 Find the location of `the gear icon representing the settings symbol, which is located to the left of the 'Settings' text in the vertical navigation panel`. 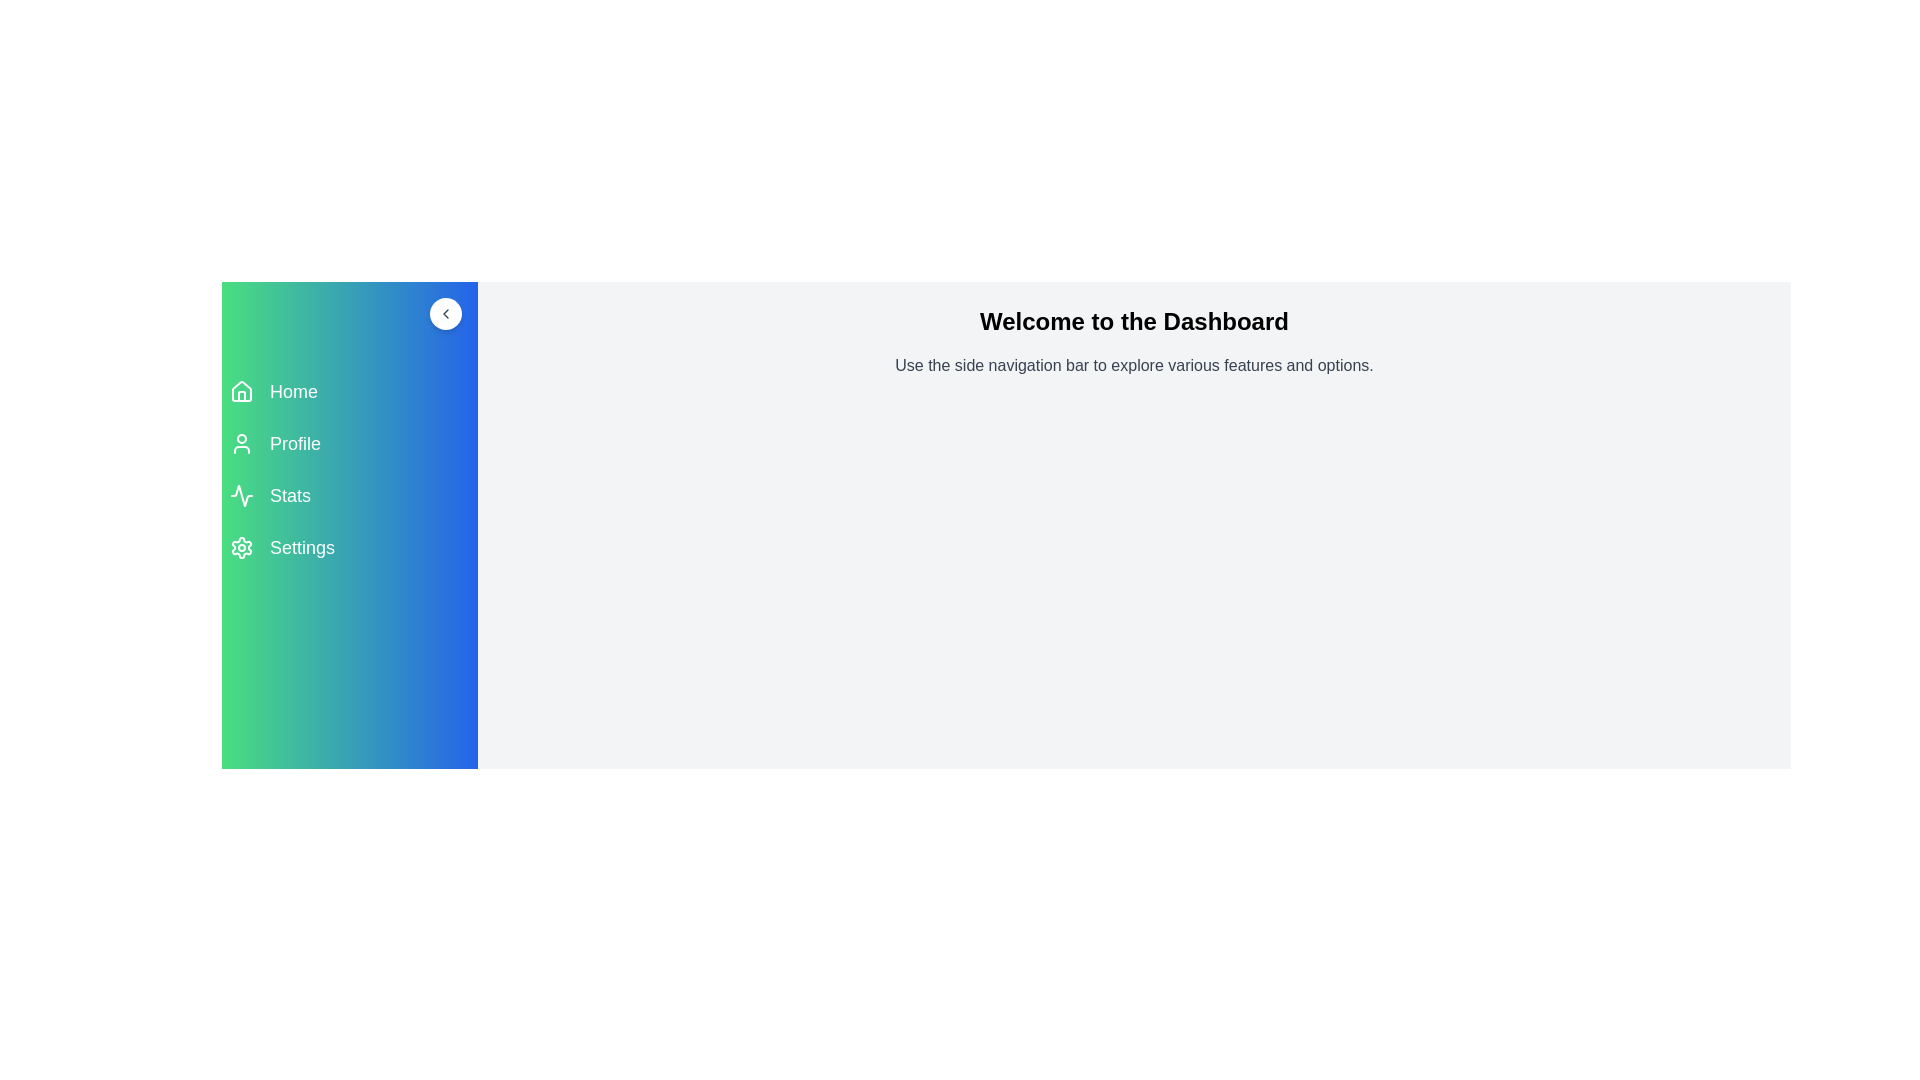

the gear icon representing the settings symbol, which is located to the left of the 'Settings' text in the vertical navigation panel is located at coordinates (240, 547).